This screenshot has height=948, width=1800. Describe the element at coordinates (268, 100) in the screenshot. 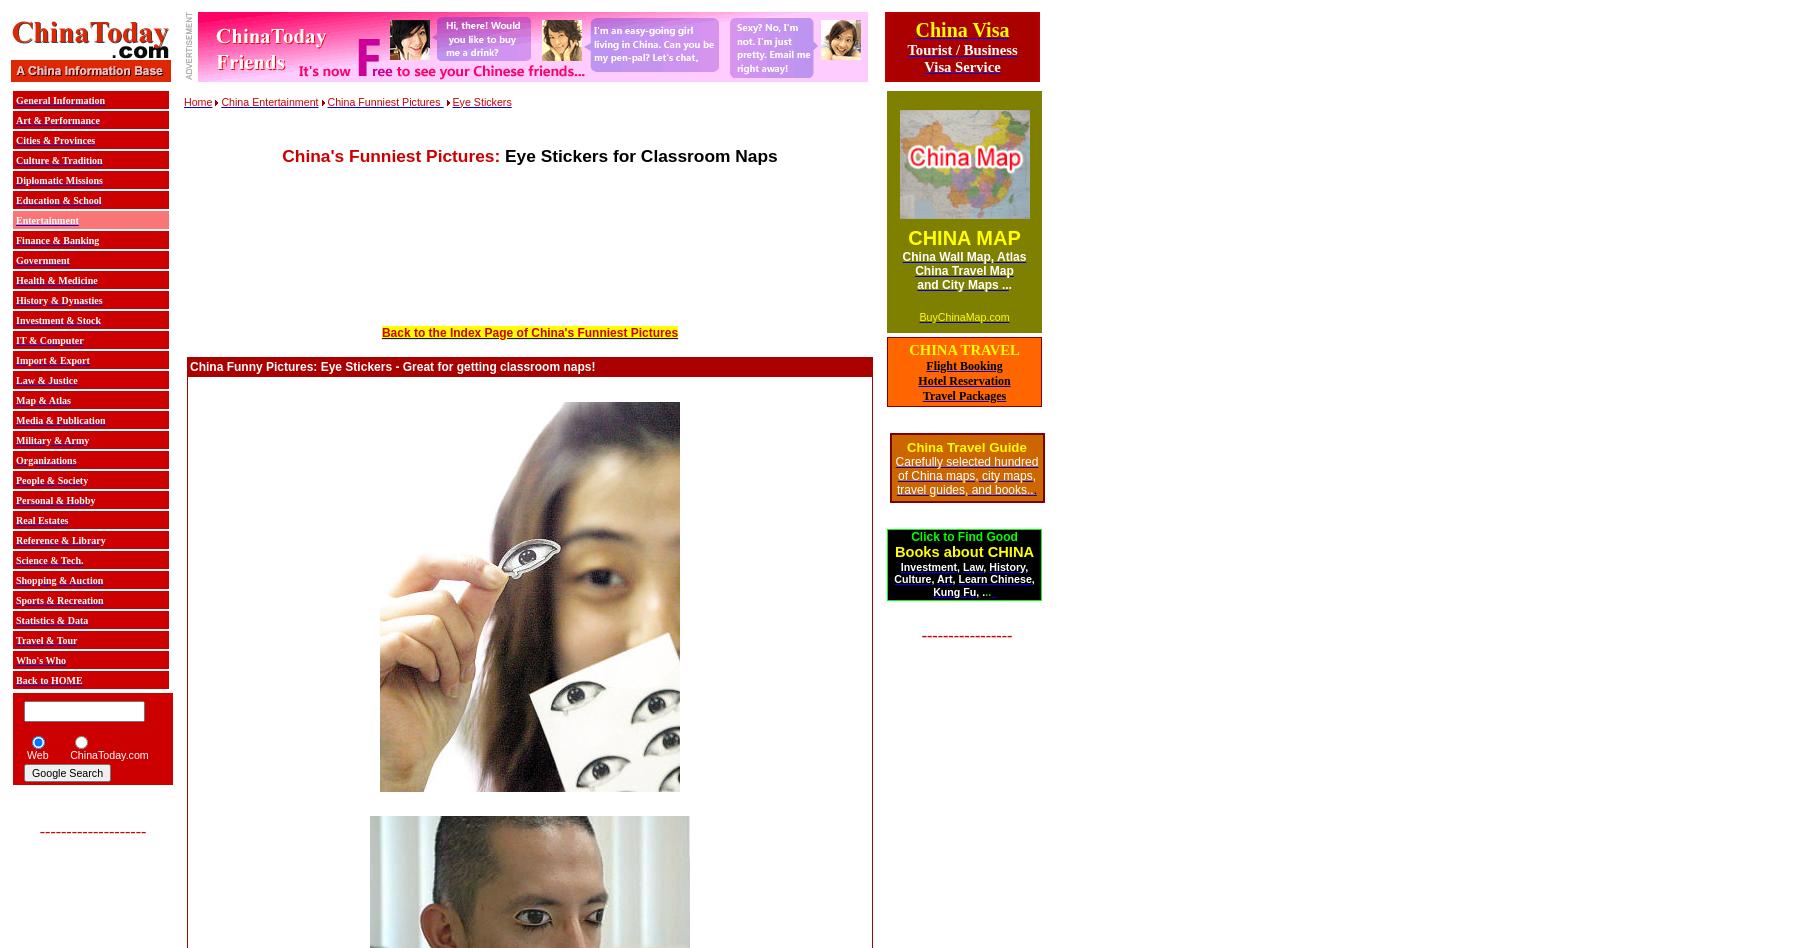

I see `'China Entertainment'` at that location.